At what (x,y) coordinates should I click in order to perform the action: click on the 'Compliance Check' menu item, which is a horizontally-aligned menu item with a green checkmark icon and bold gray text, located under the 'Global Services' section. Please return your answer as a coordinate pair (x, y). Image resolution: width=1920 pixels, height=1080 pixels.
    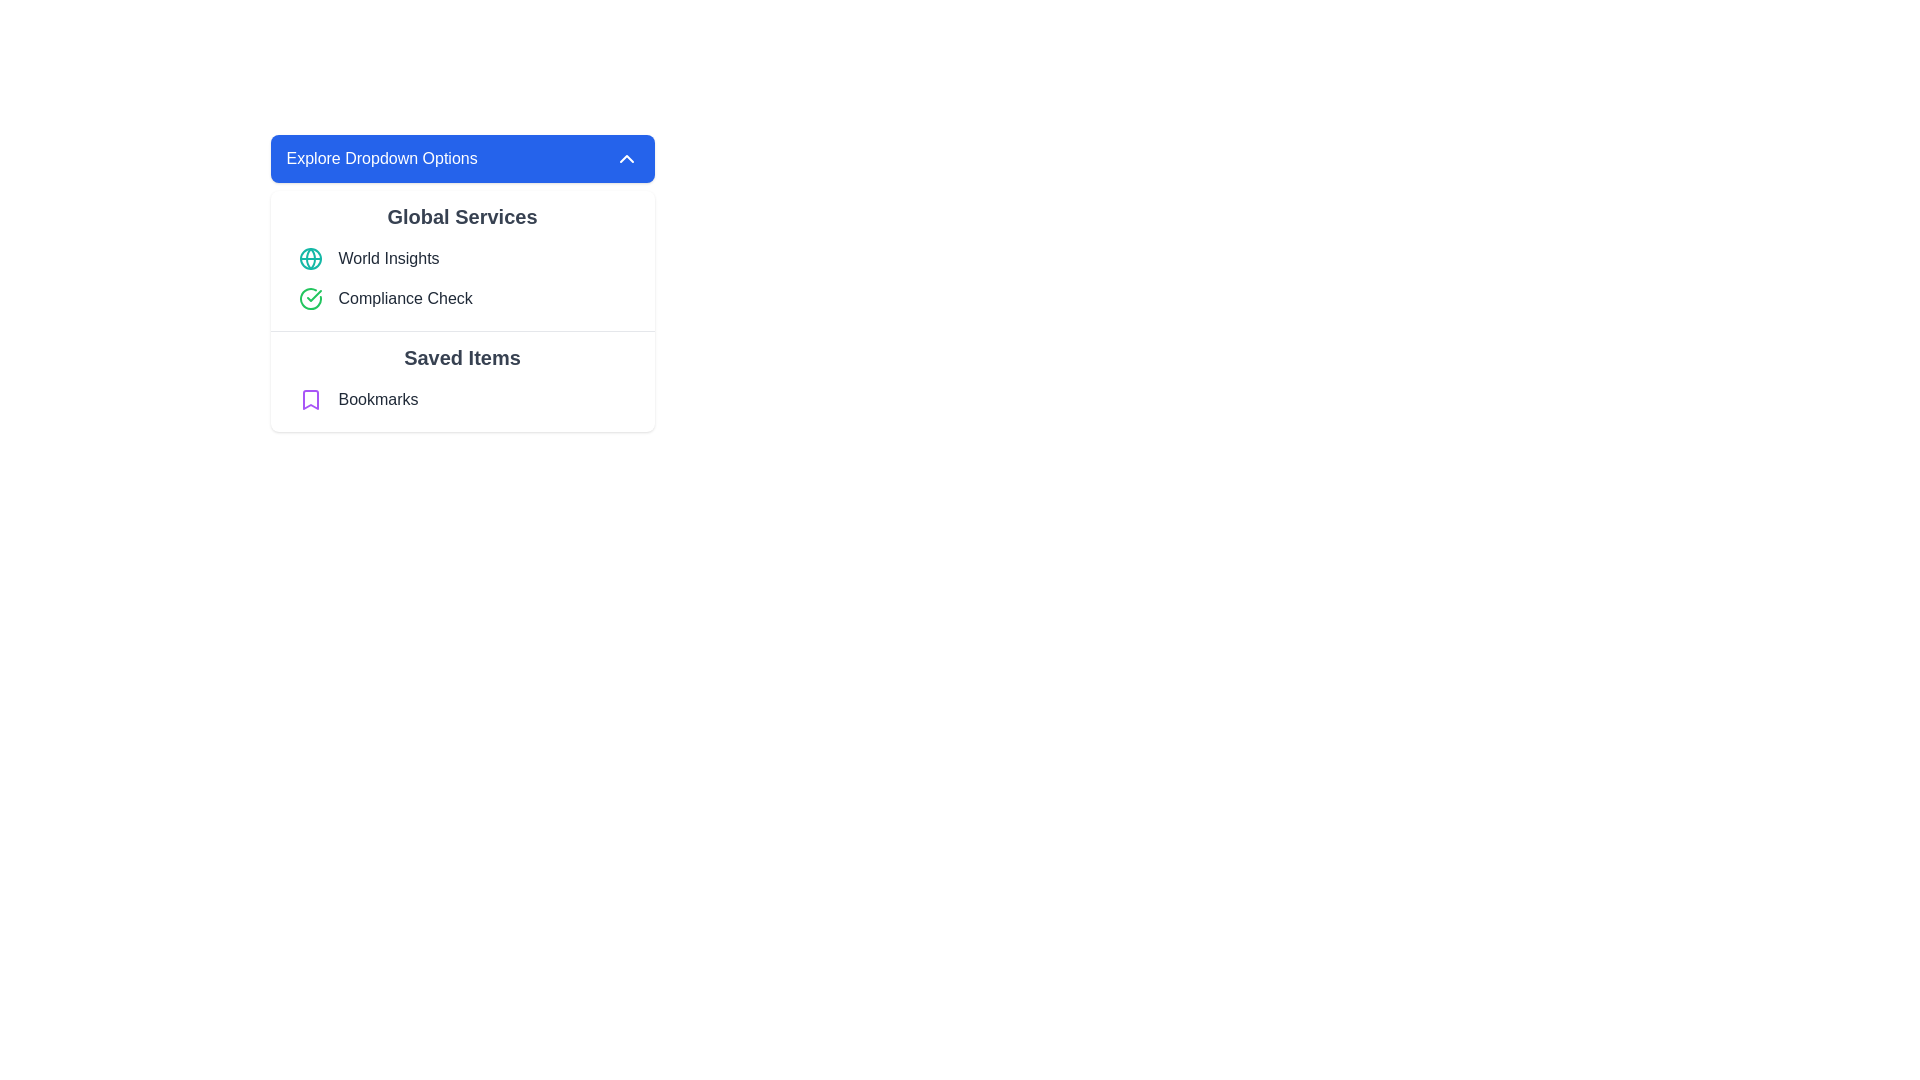
    Looking at the image, I should click on (461, 299).